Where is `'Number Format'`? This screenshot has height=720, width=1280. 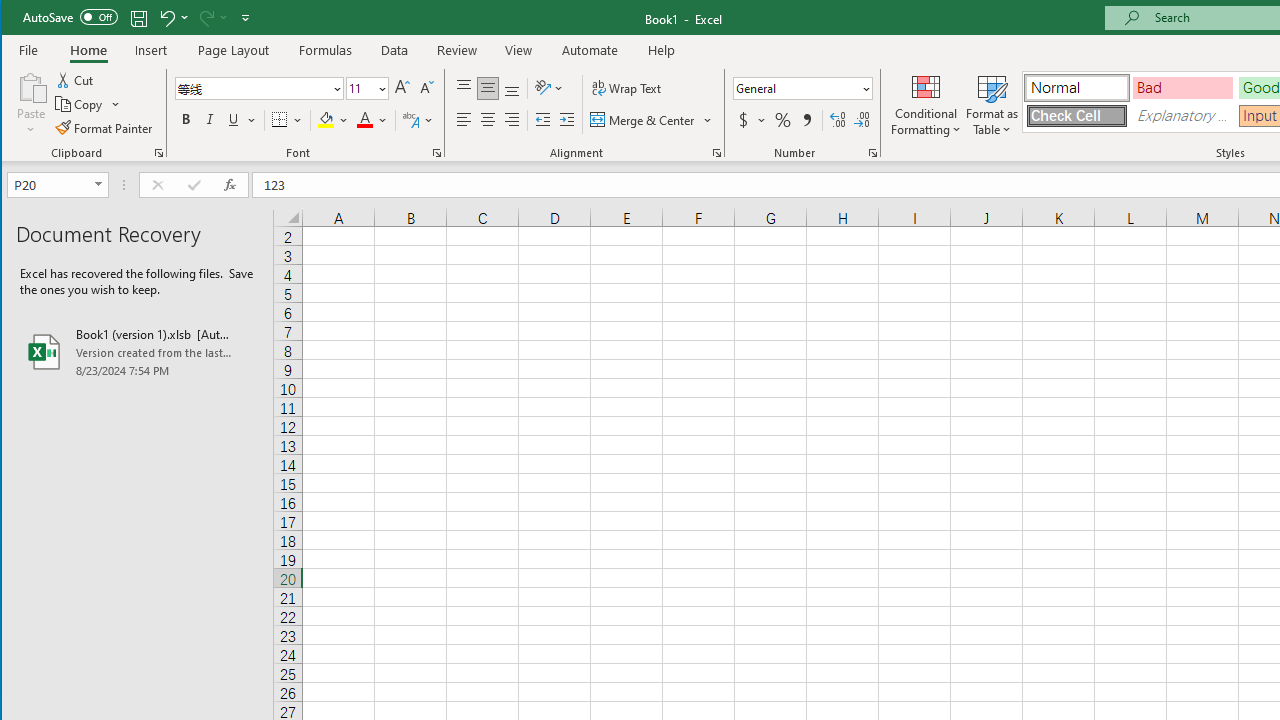
'Number Format' is located at coordinates (803, 87).